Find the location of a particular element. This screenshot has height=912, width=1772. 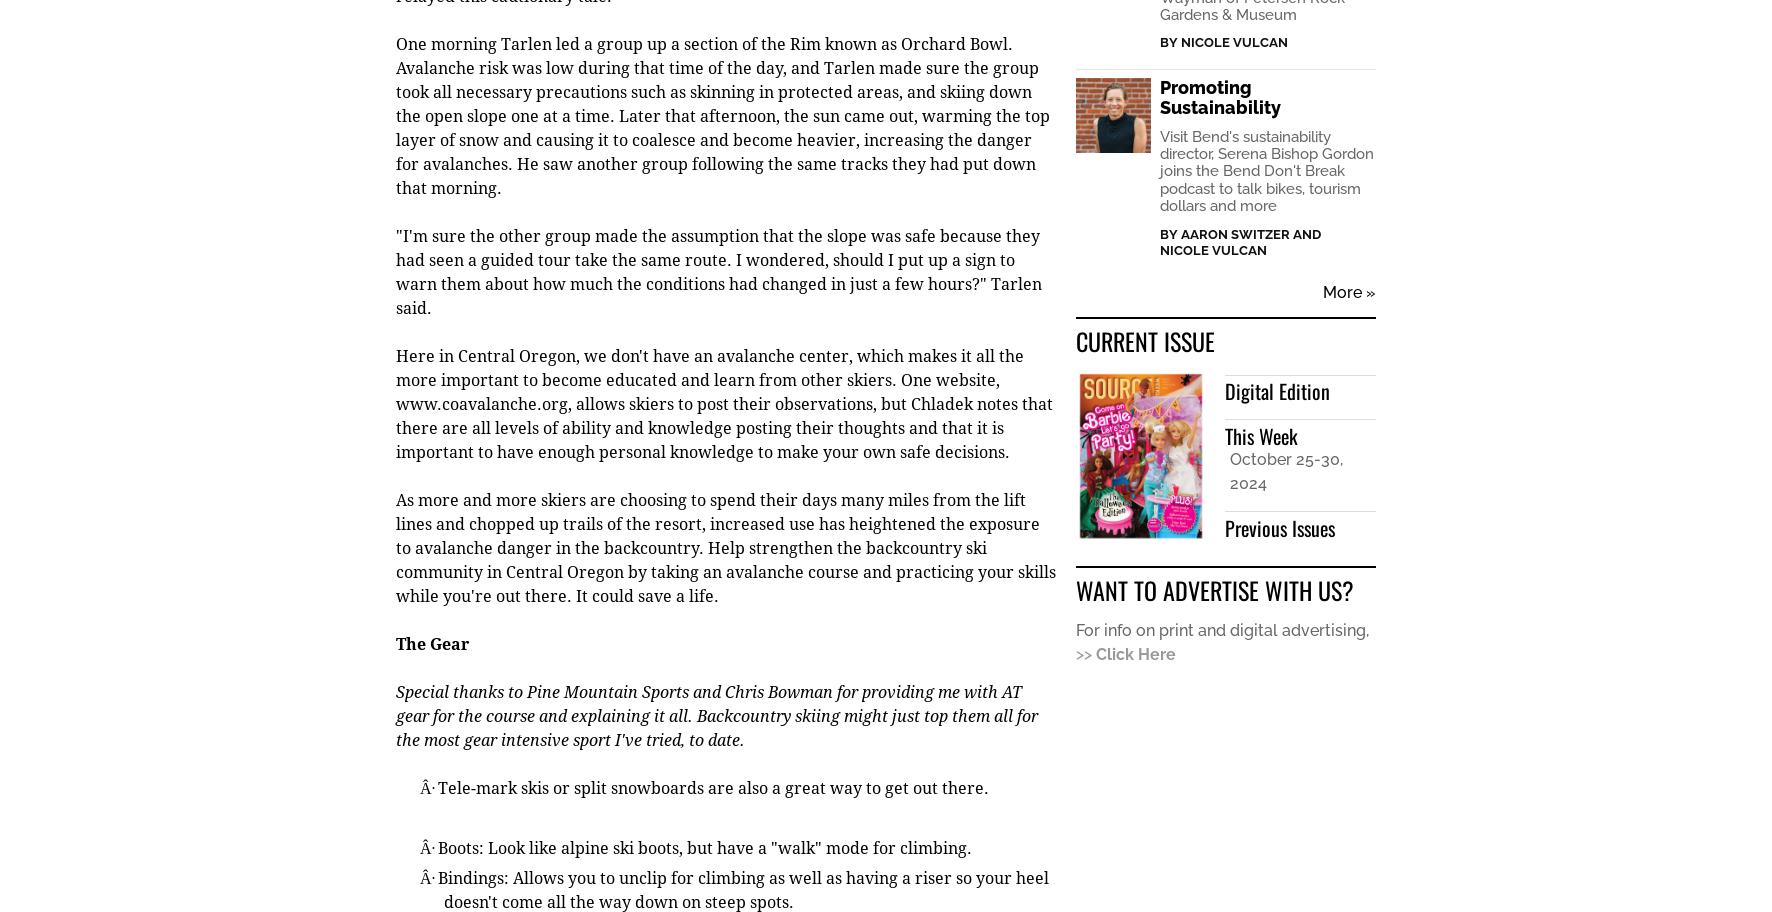

'October 25-30, 2024' is located at coordinates (1286, 473).